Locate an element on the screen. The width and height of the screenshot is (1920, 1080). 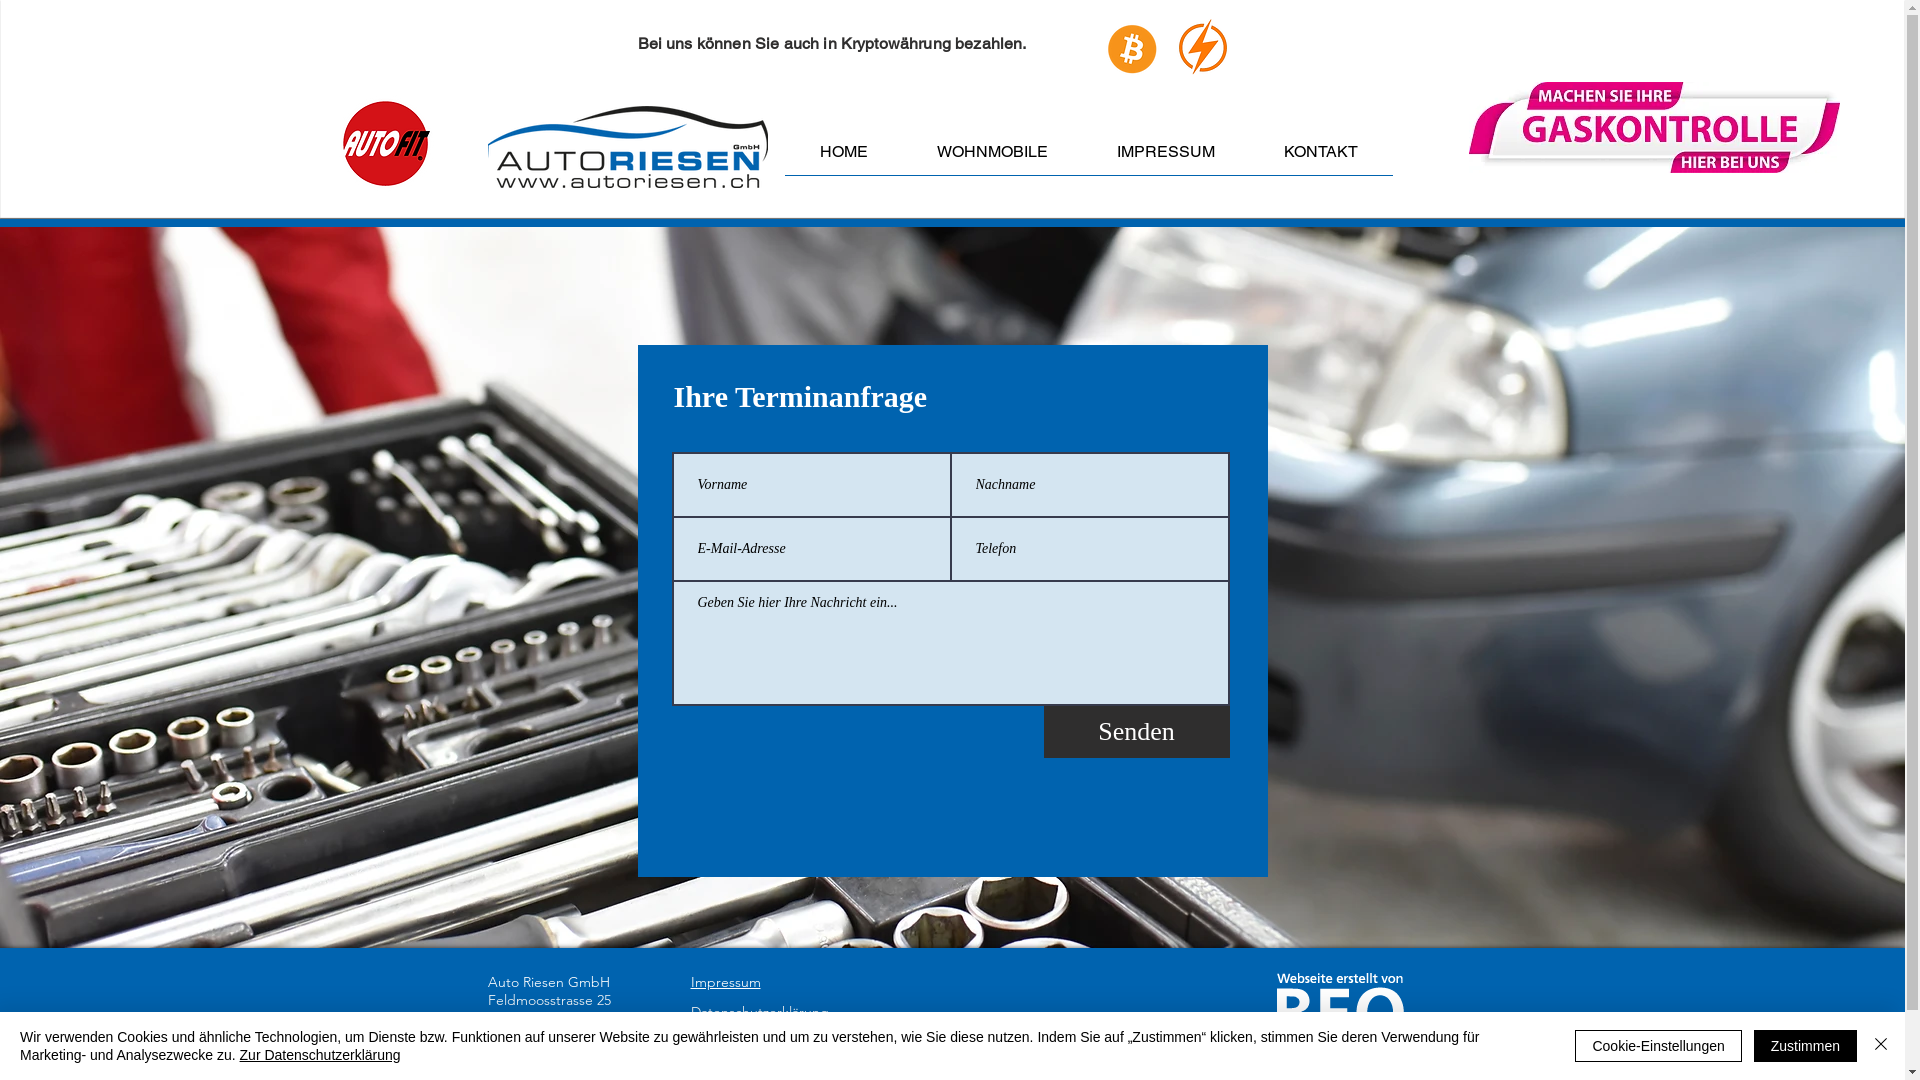
'Zustimmen' is located at coordinates (1805, 1044).